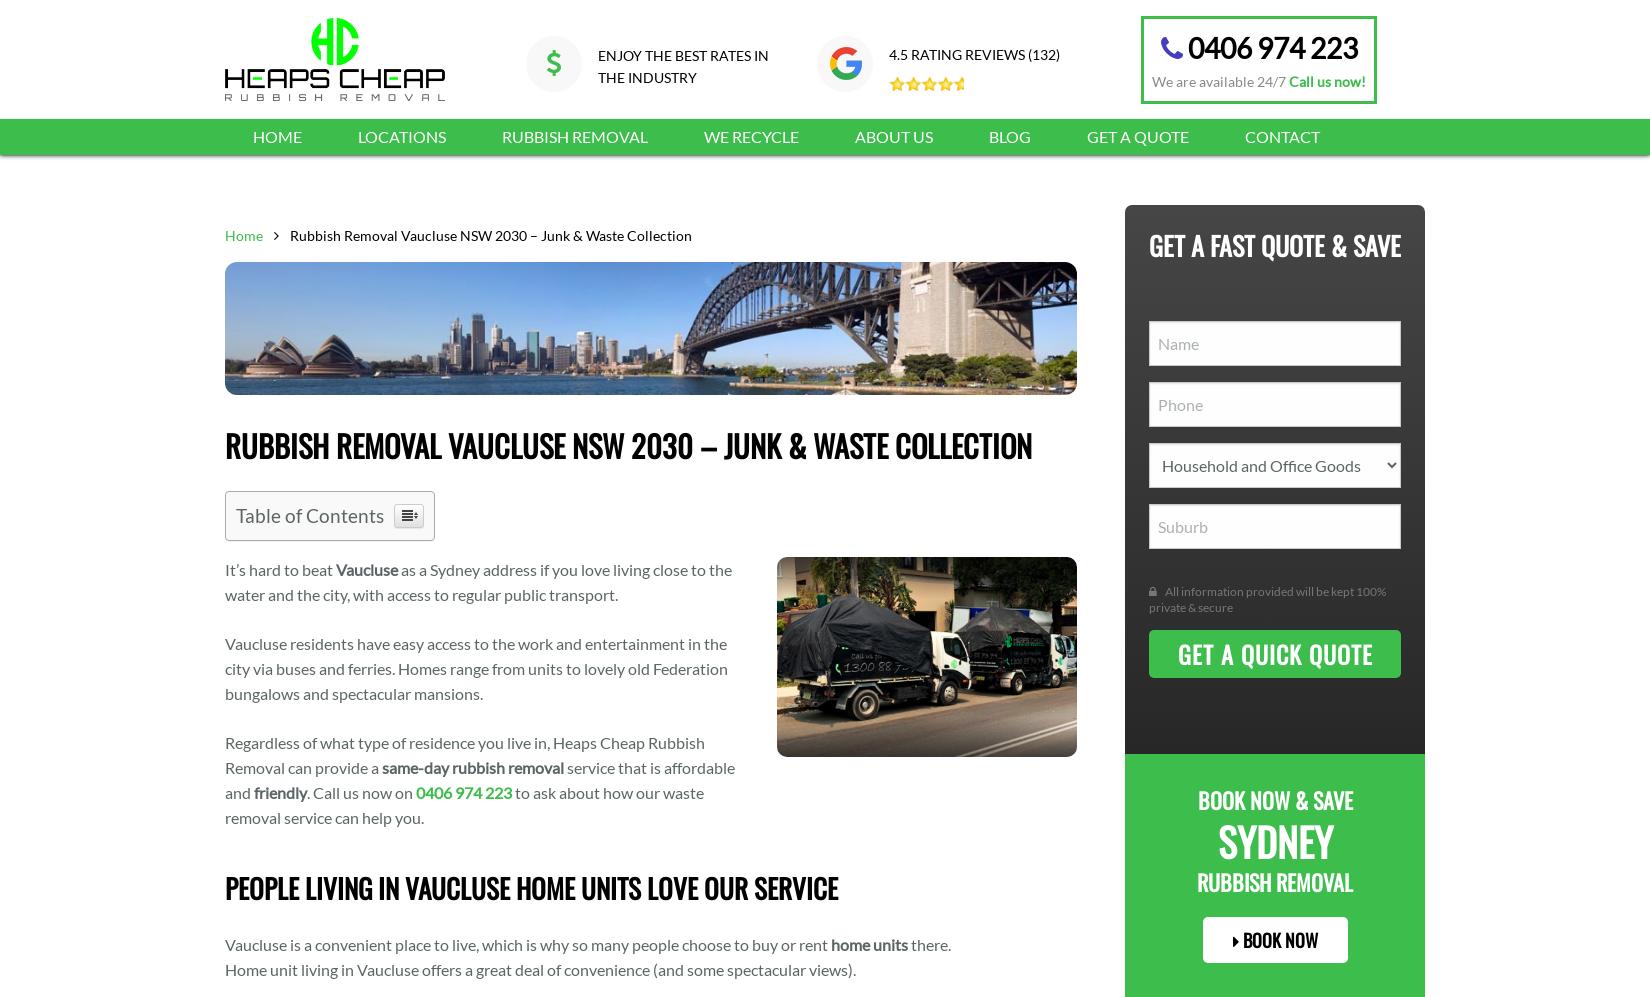 Image resolution: width=1650 pixels, height=997 pixels. What do you see at coordinates (750, 136) in the screenshot?
I see `'We Recycle'` at bounding box center [750, 136].